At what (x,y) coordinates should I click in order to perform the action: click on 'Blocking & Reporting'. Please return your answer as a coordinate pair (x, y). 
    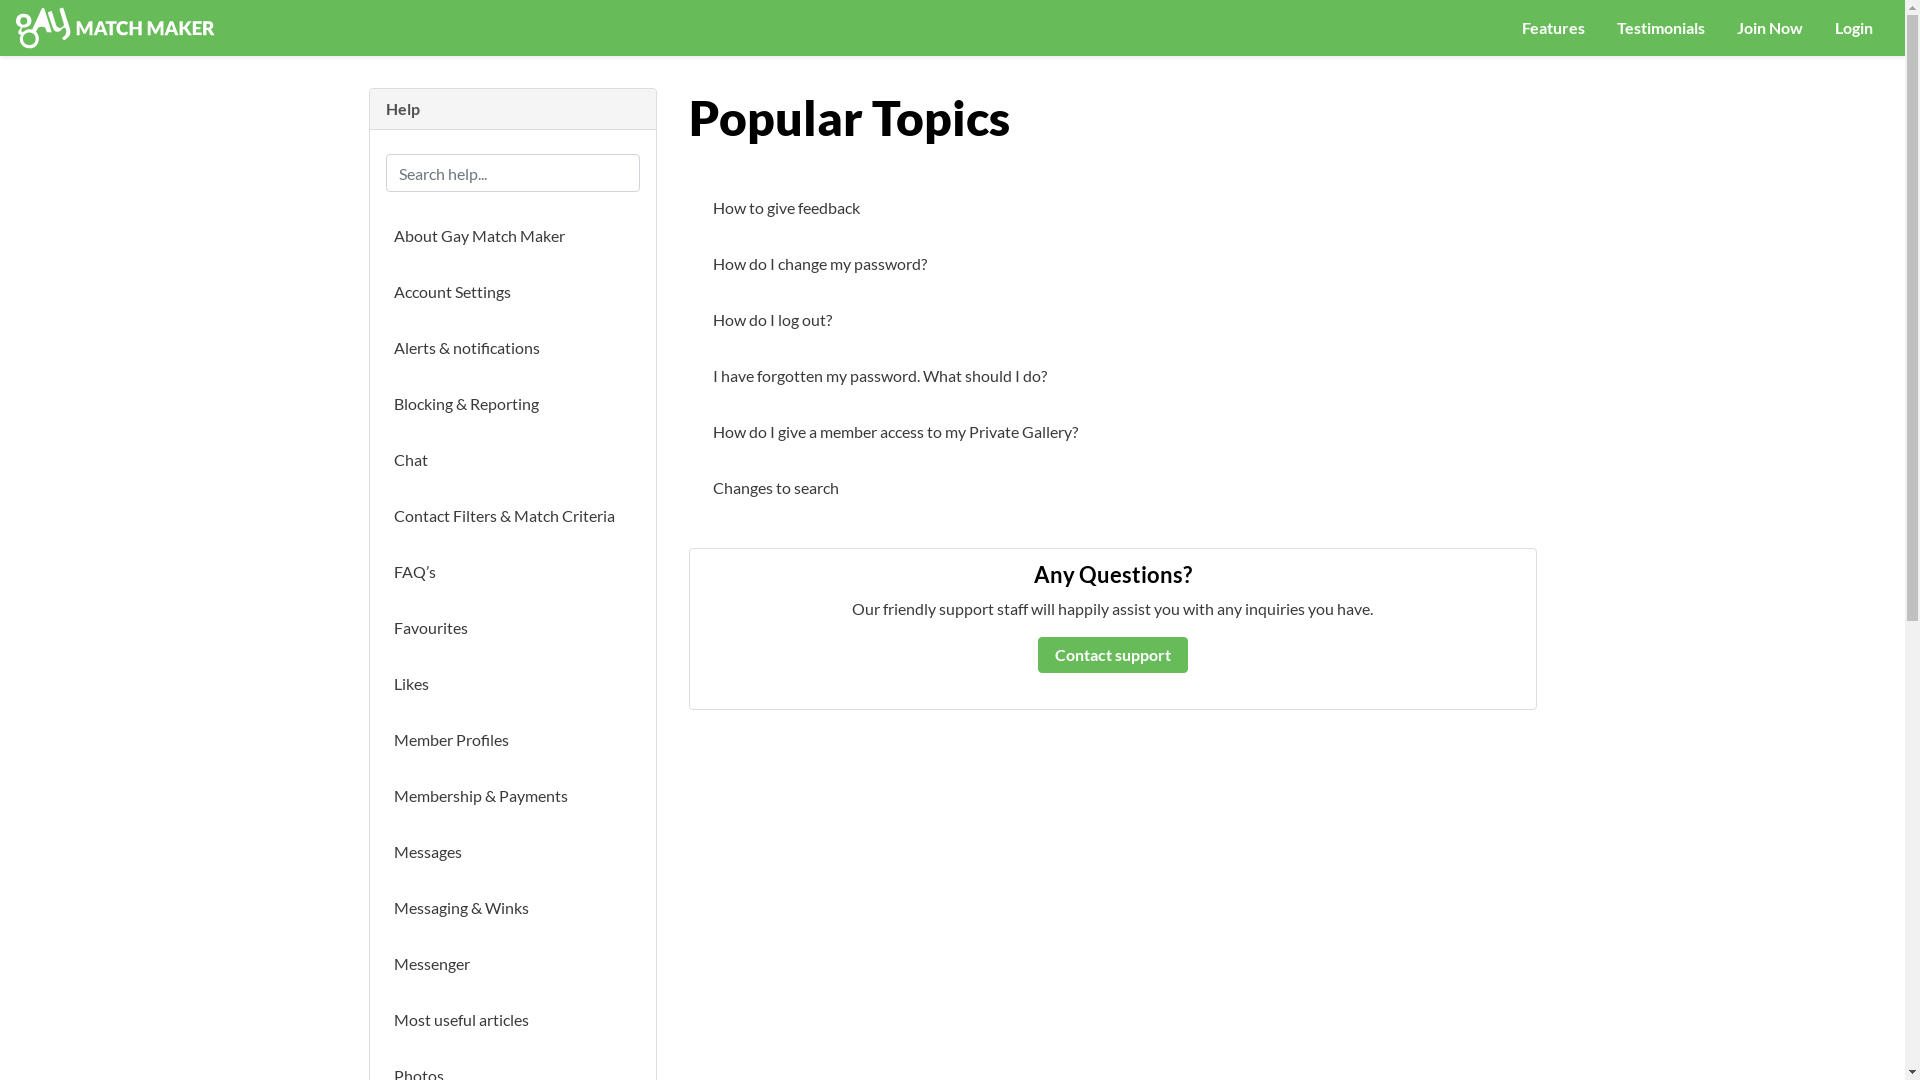
    Looking at the image, I should click on (513, 404).